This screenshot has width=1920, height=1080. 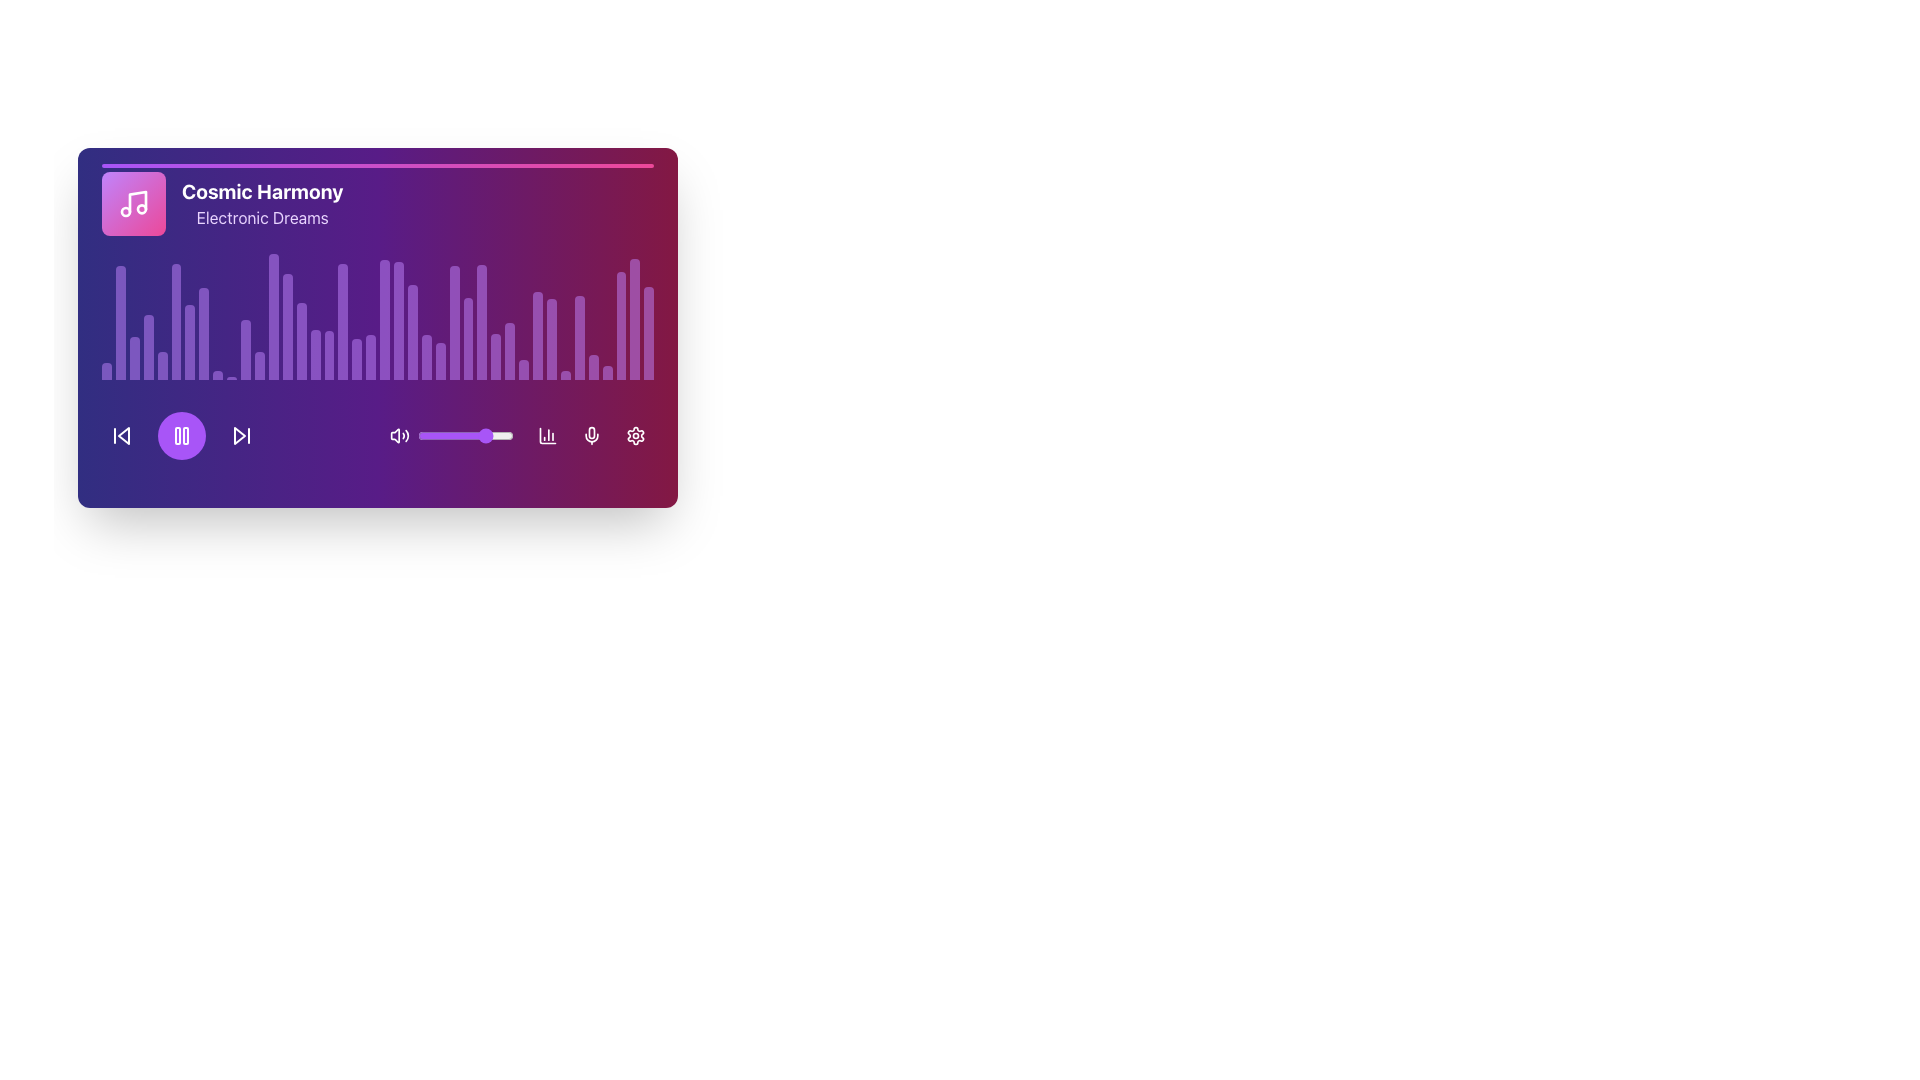 I want to click on the 15th vertical bar in the histogram visualization, which is light purple in color, so click(x=300, y=340).